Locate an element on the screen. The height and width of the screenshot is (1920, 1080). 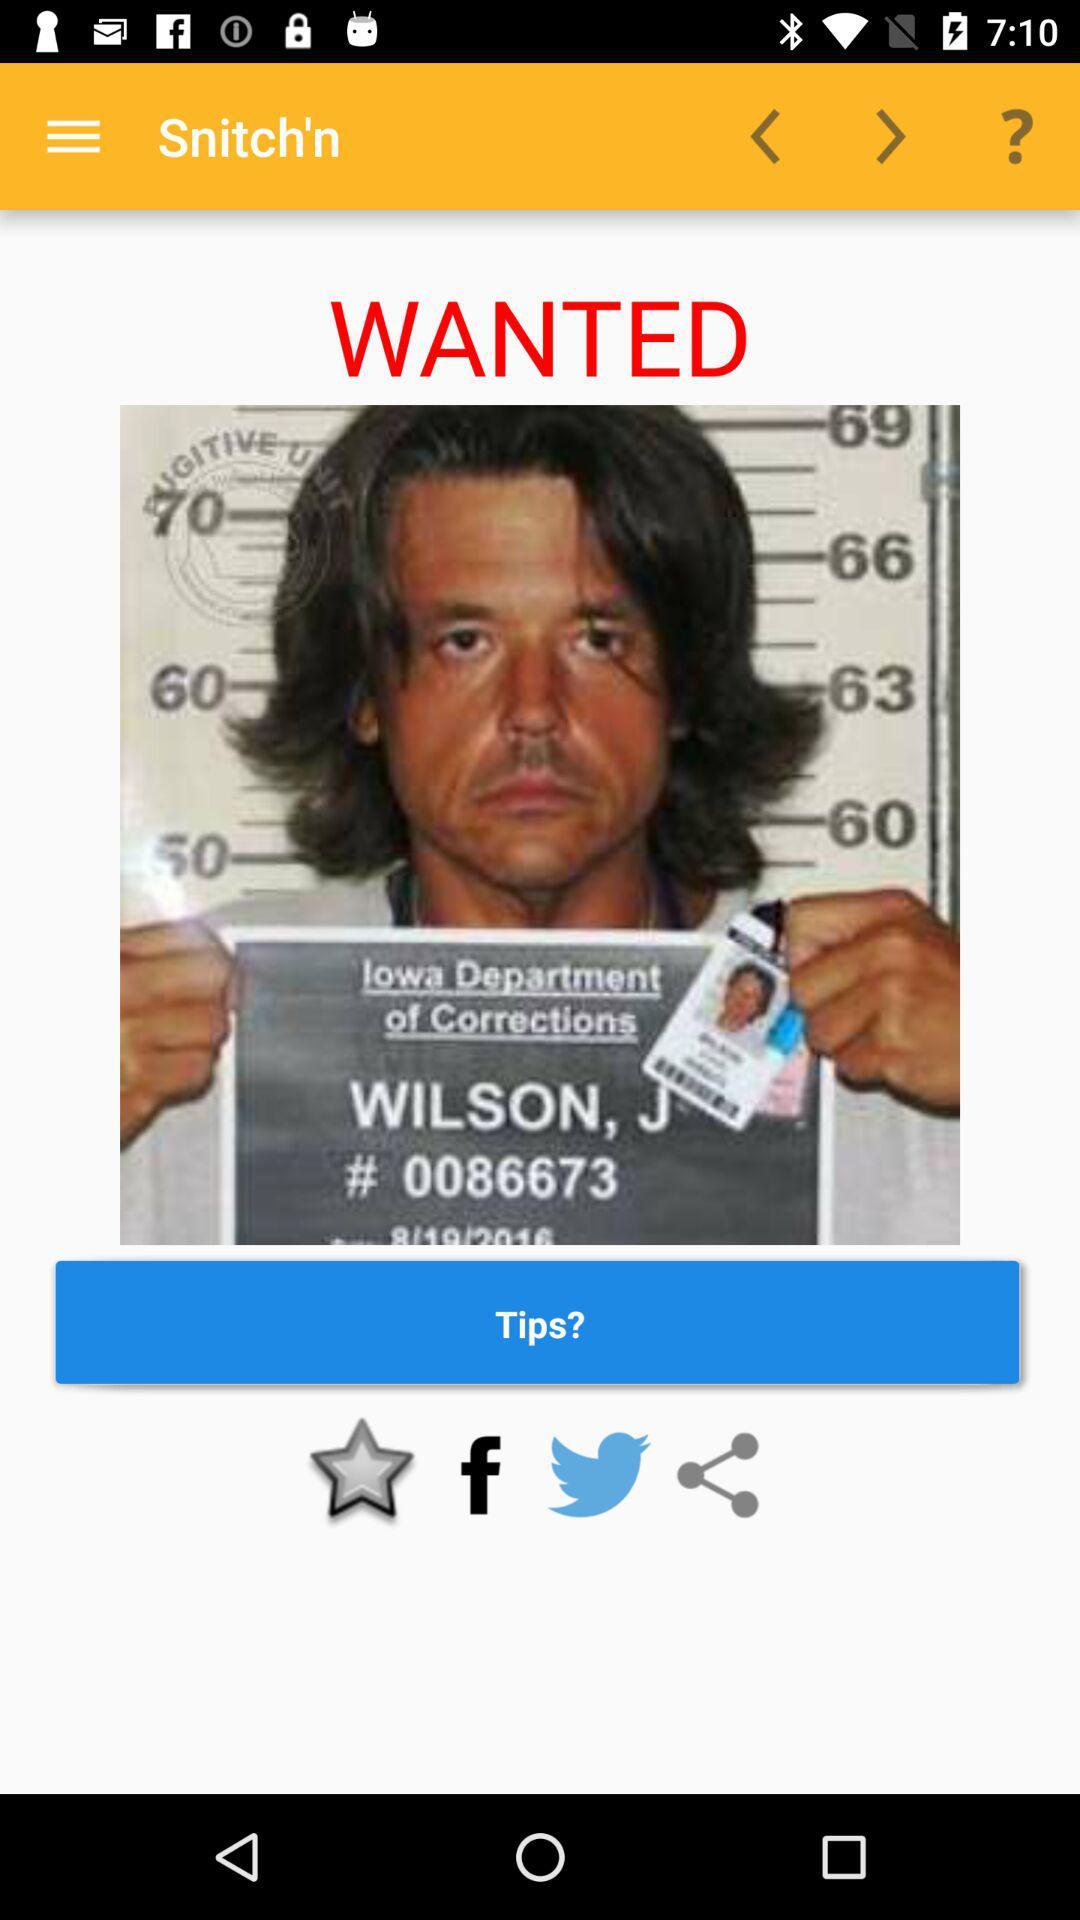
to favorites is located at coordinates (362, 1475).